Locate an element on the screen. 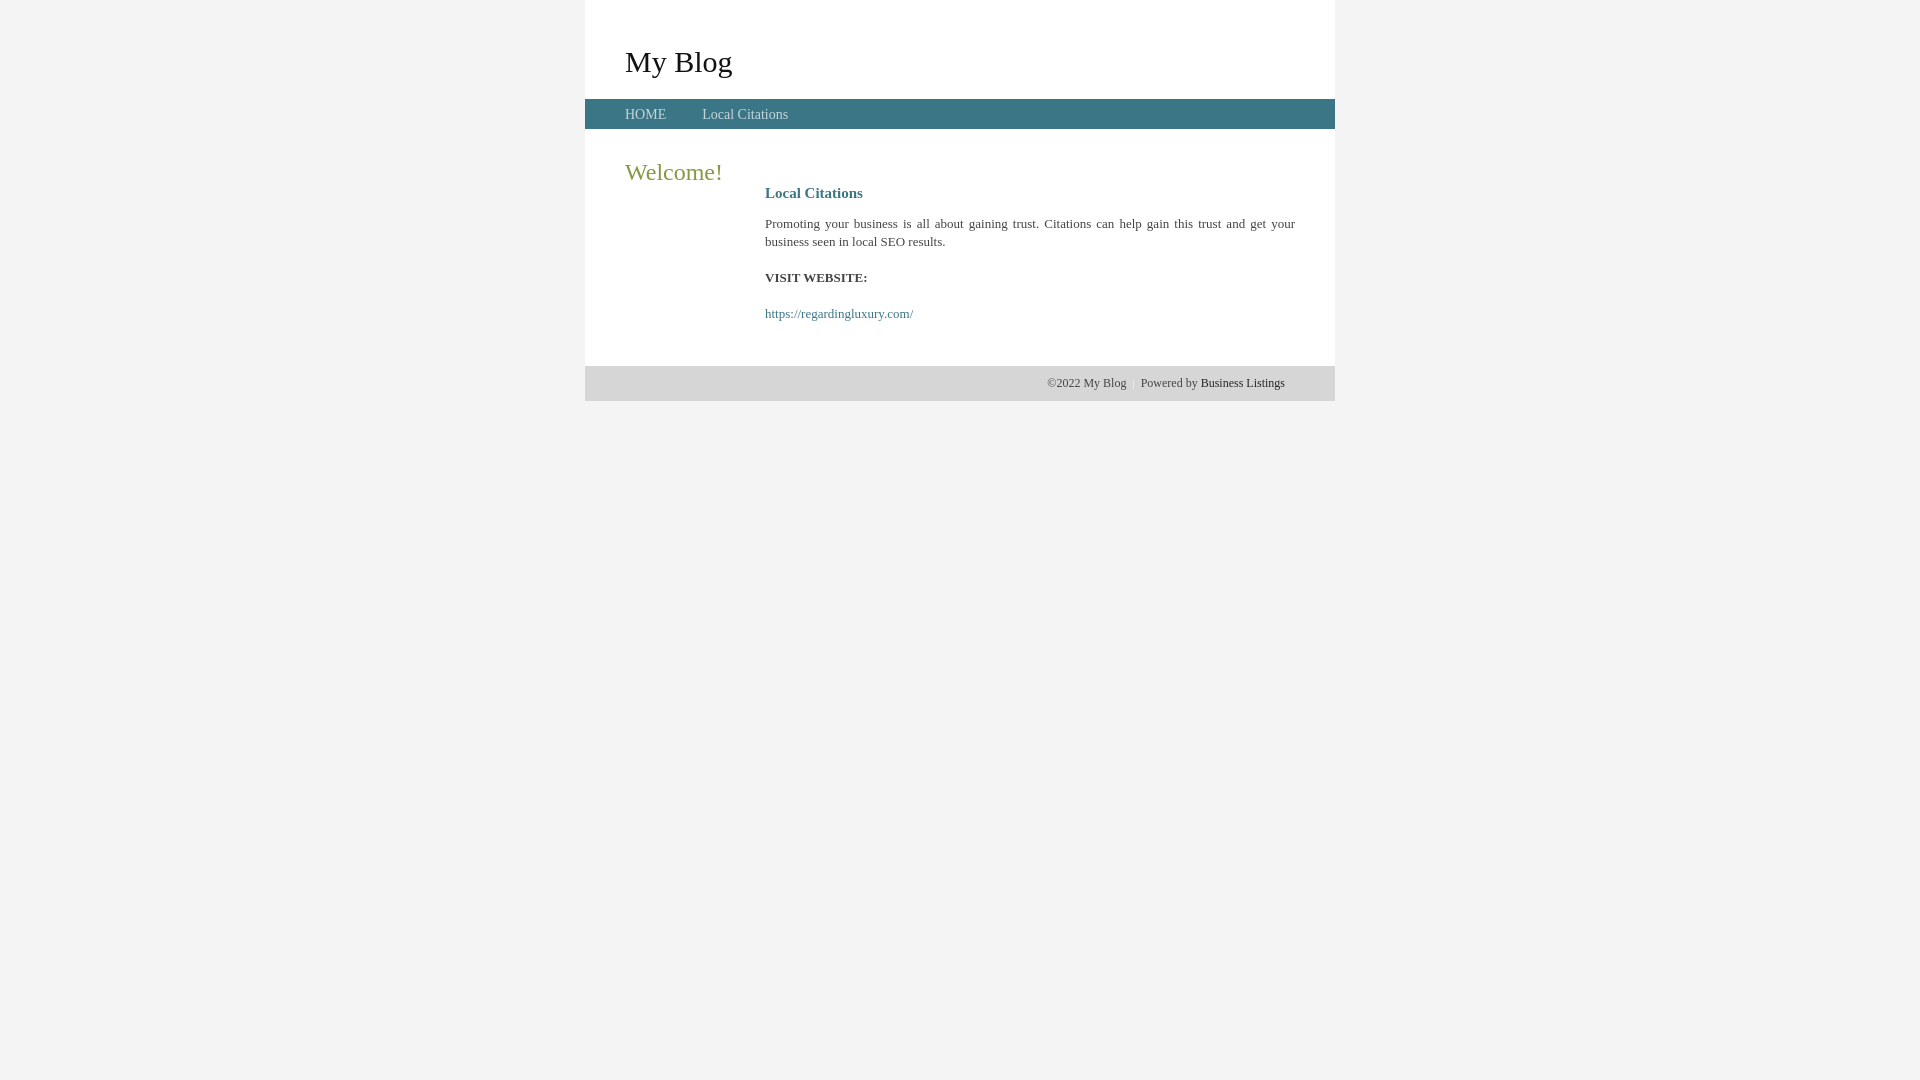  'Business Listings' is located at coordinates (1242, 382).